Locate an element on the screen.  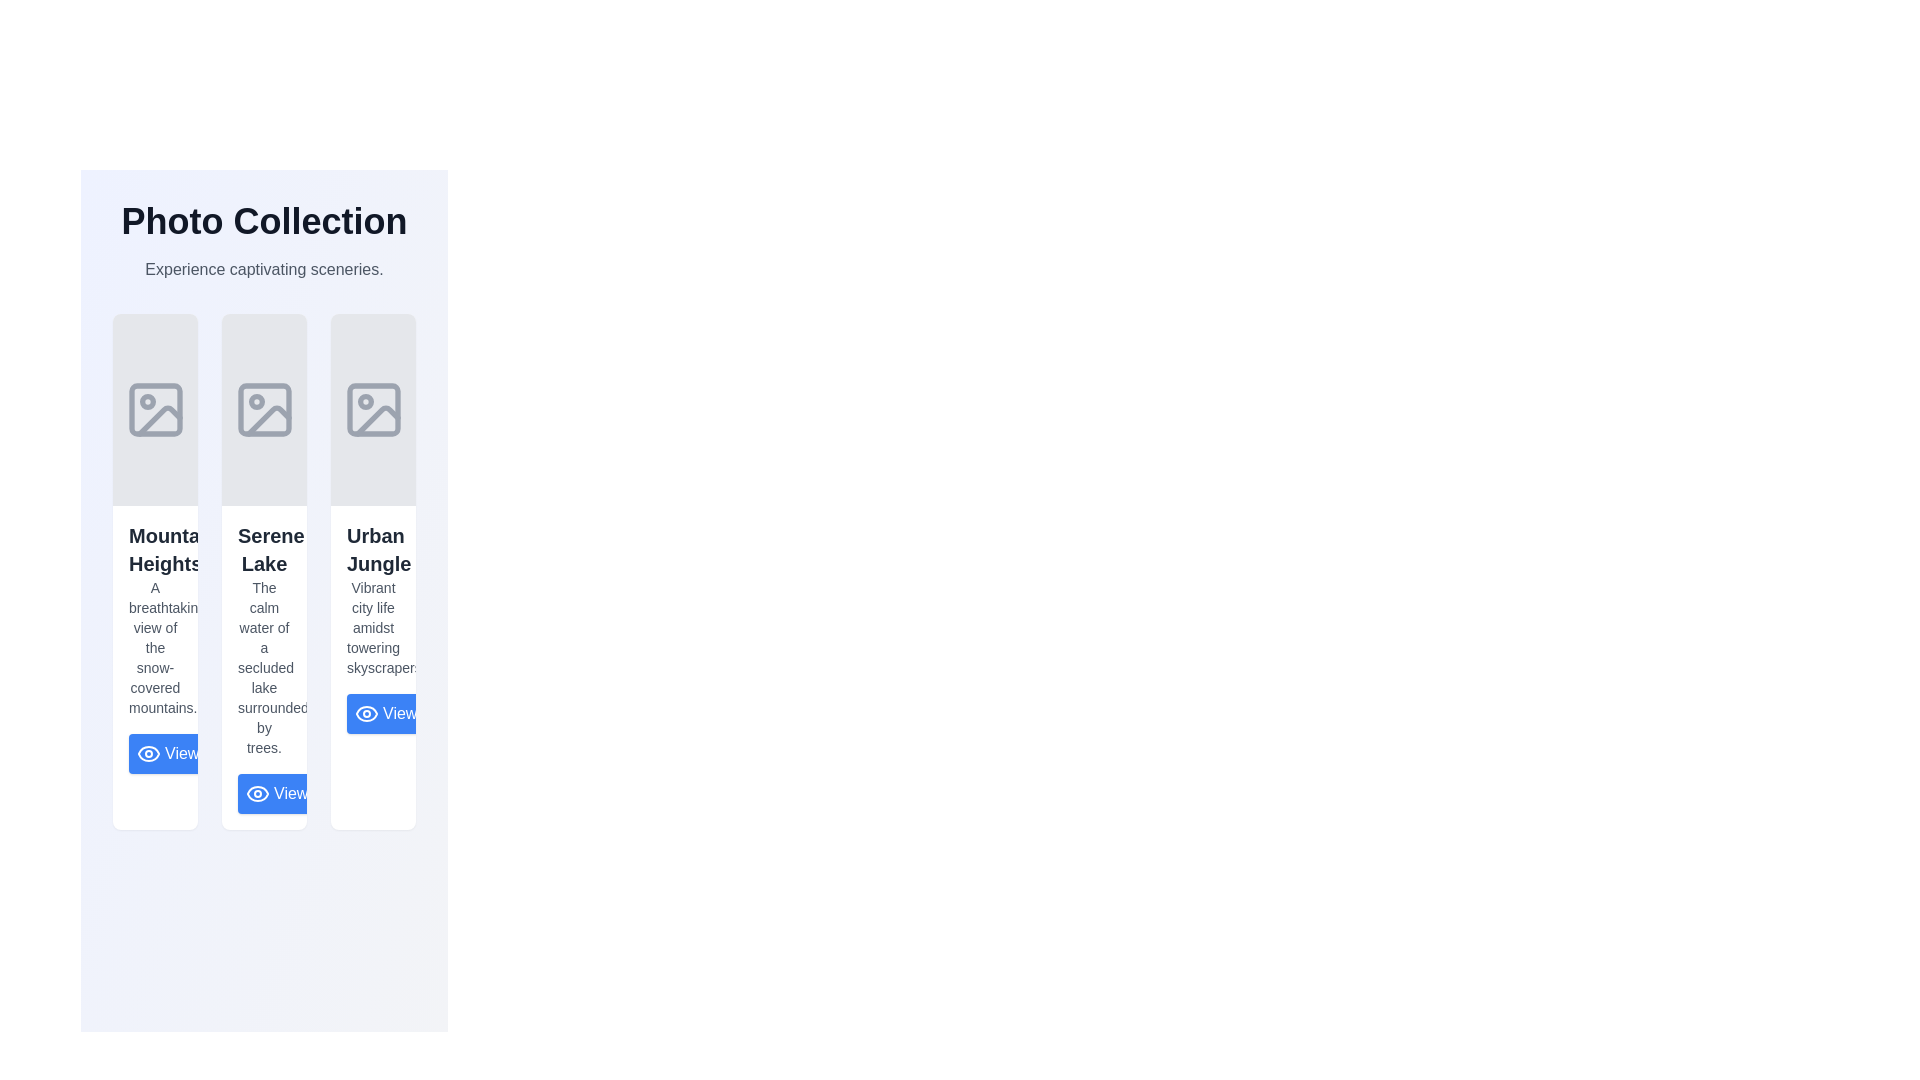
the static text that reads 'Experience captivating sceneries.' which is centered below the heading 'Photo Collection' and above the gallery grid is located at coordinates (263, 270).